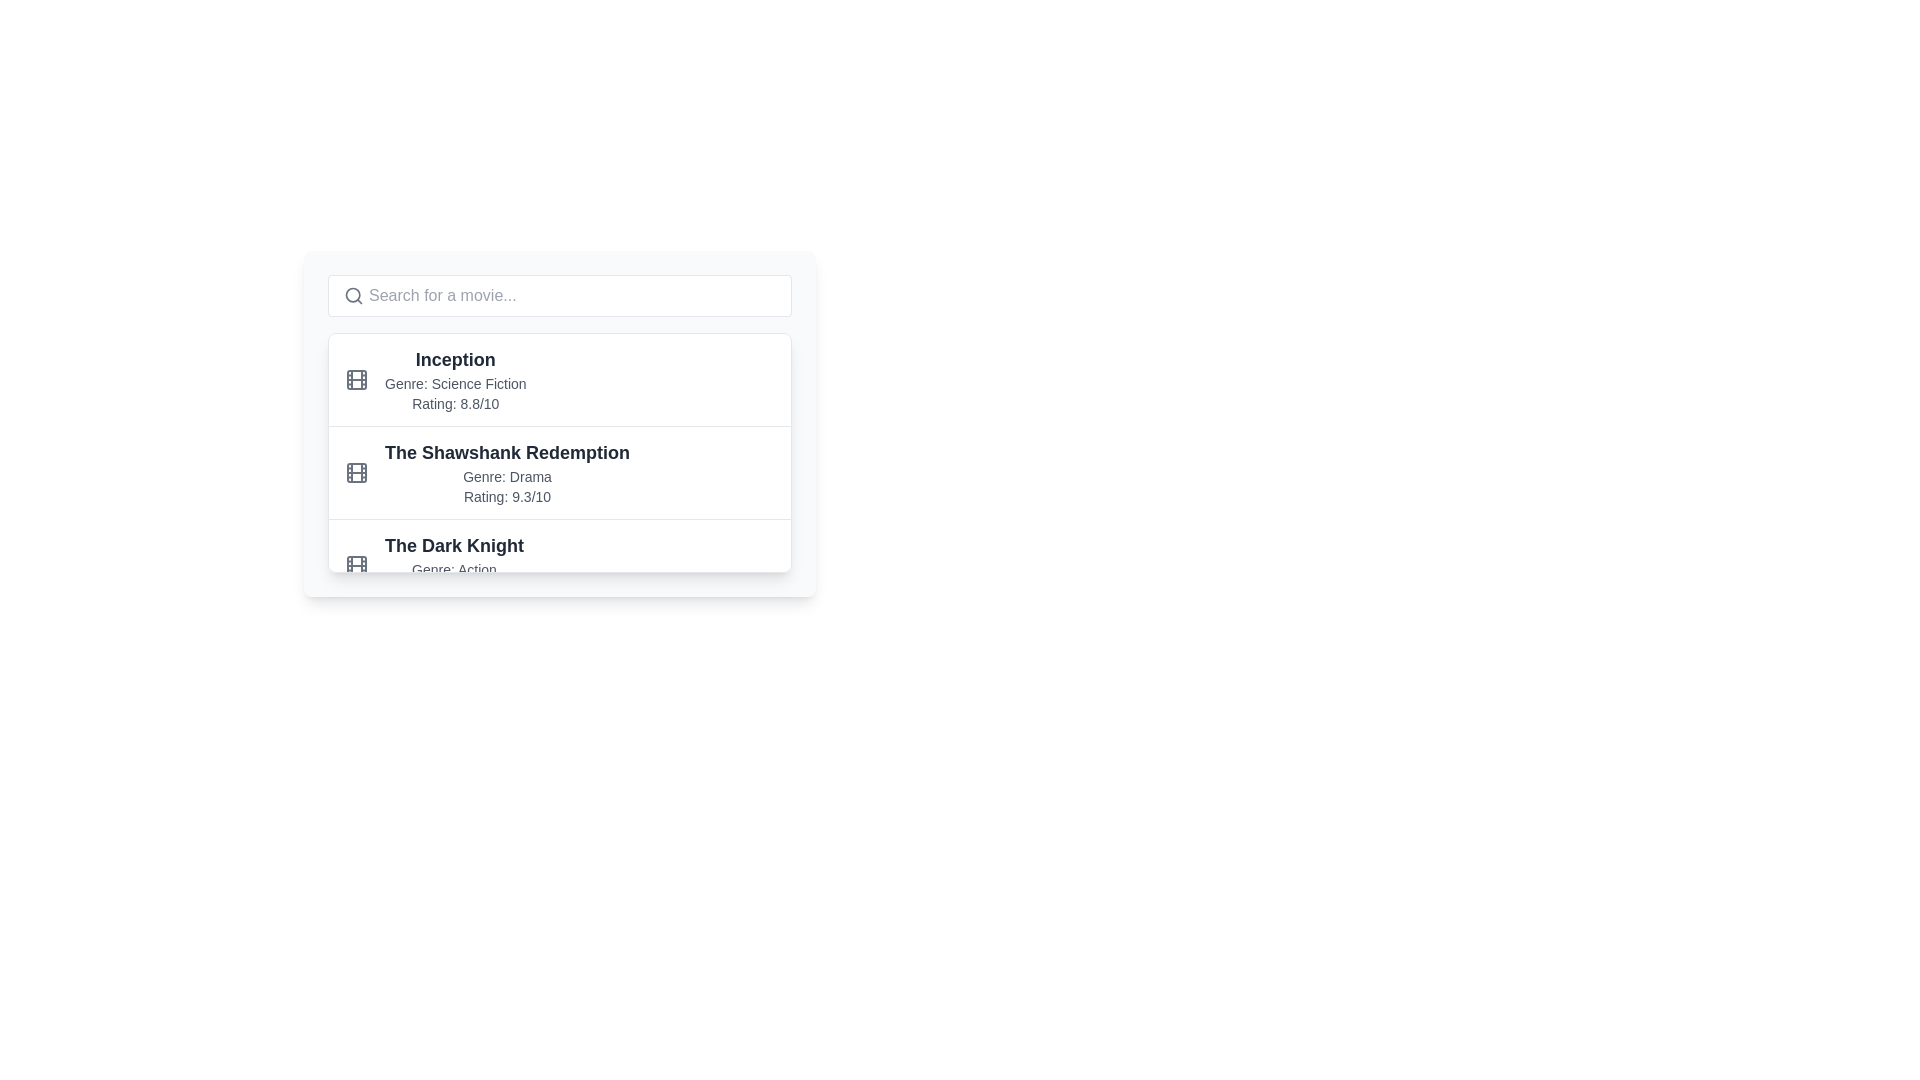  What do you see at coordinates (507, 477) in the screenshot?
I see `the genre information text label located directly below the title 'The Shawshank Redemption' and above the rating information` at bounding box center [507, 477].